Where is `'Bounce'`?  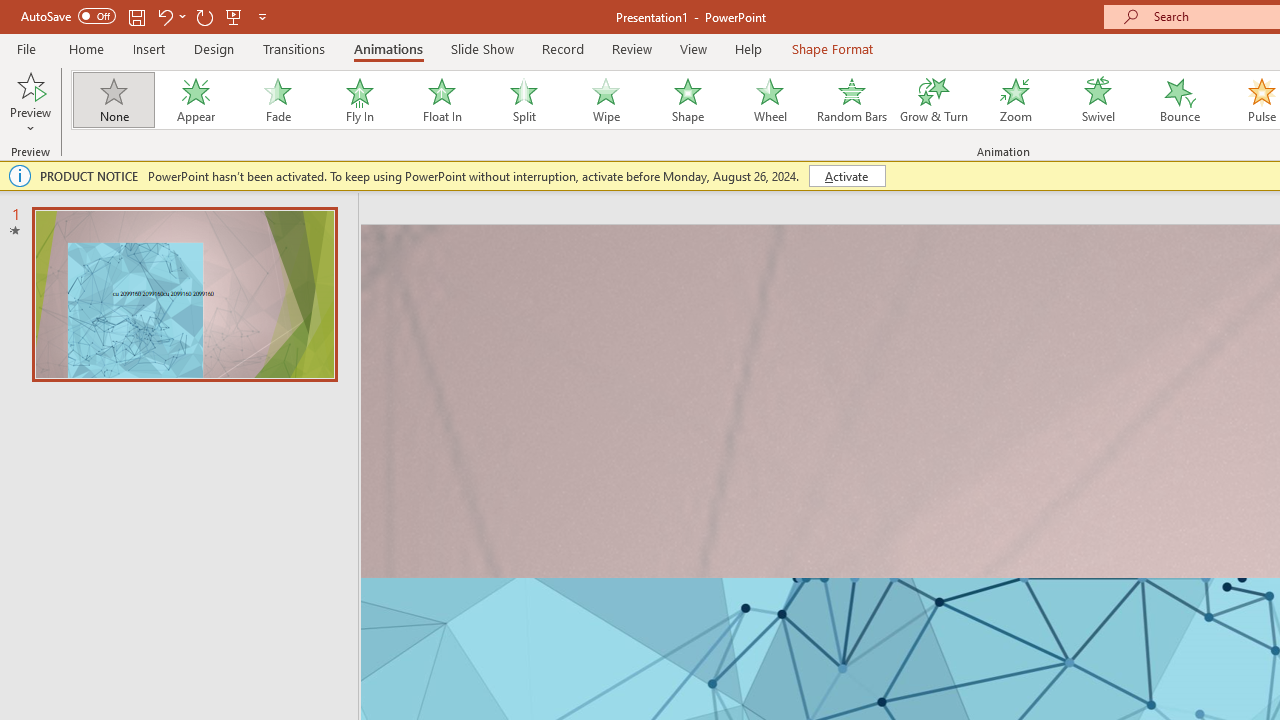
'Bounce' is located at coordinates (1180, 100).